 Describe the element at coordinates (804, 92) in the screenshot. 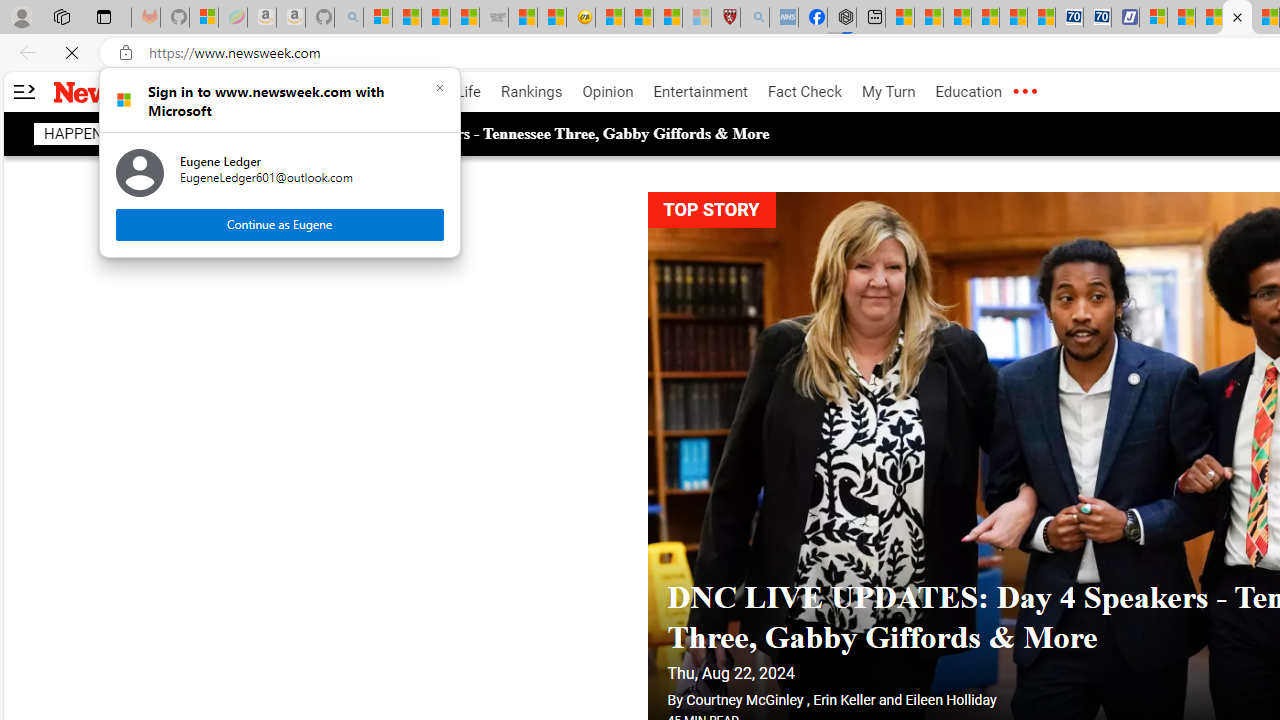

I see `'Fact Check'` at that location.